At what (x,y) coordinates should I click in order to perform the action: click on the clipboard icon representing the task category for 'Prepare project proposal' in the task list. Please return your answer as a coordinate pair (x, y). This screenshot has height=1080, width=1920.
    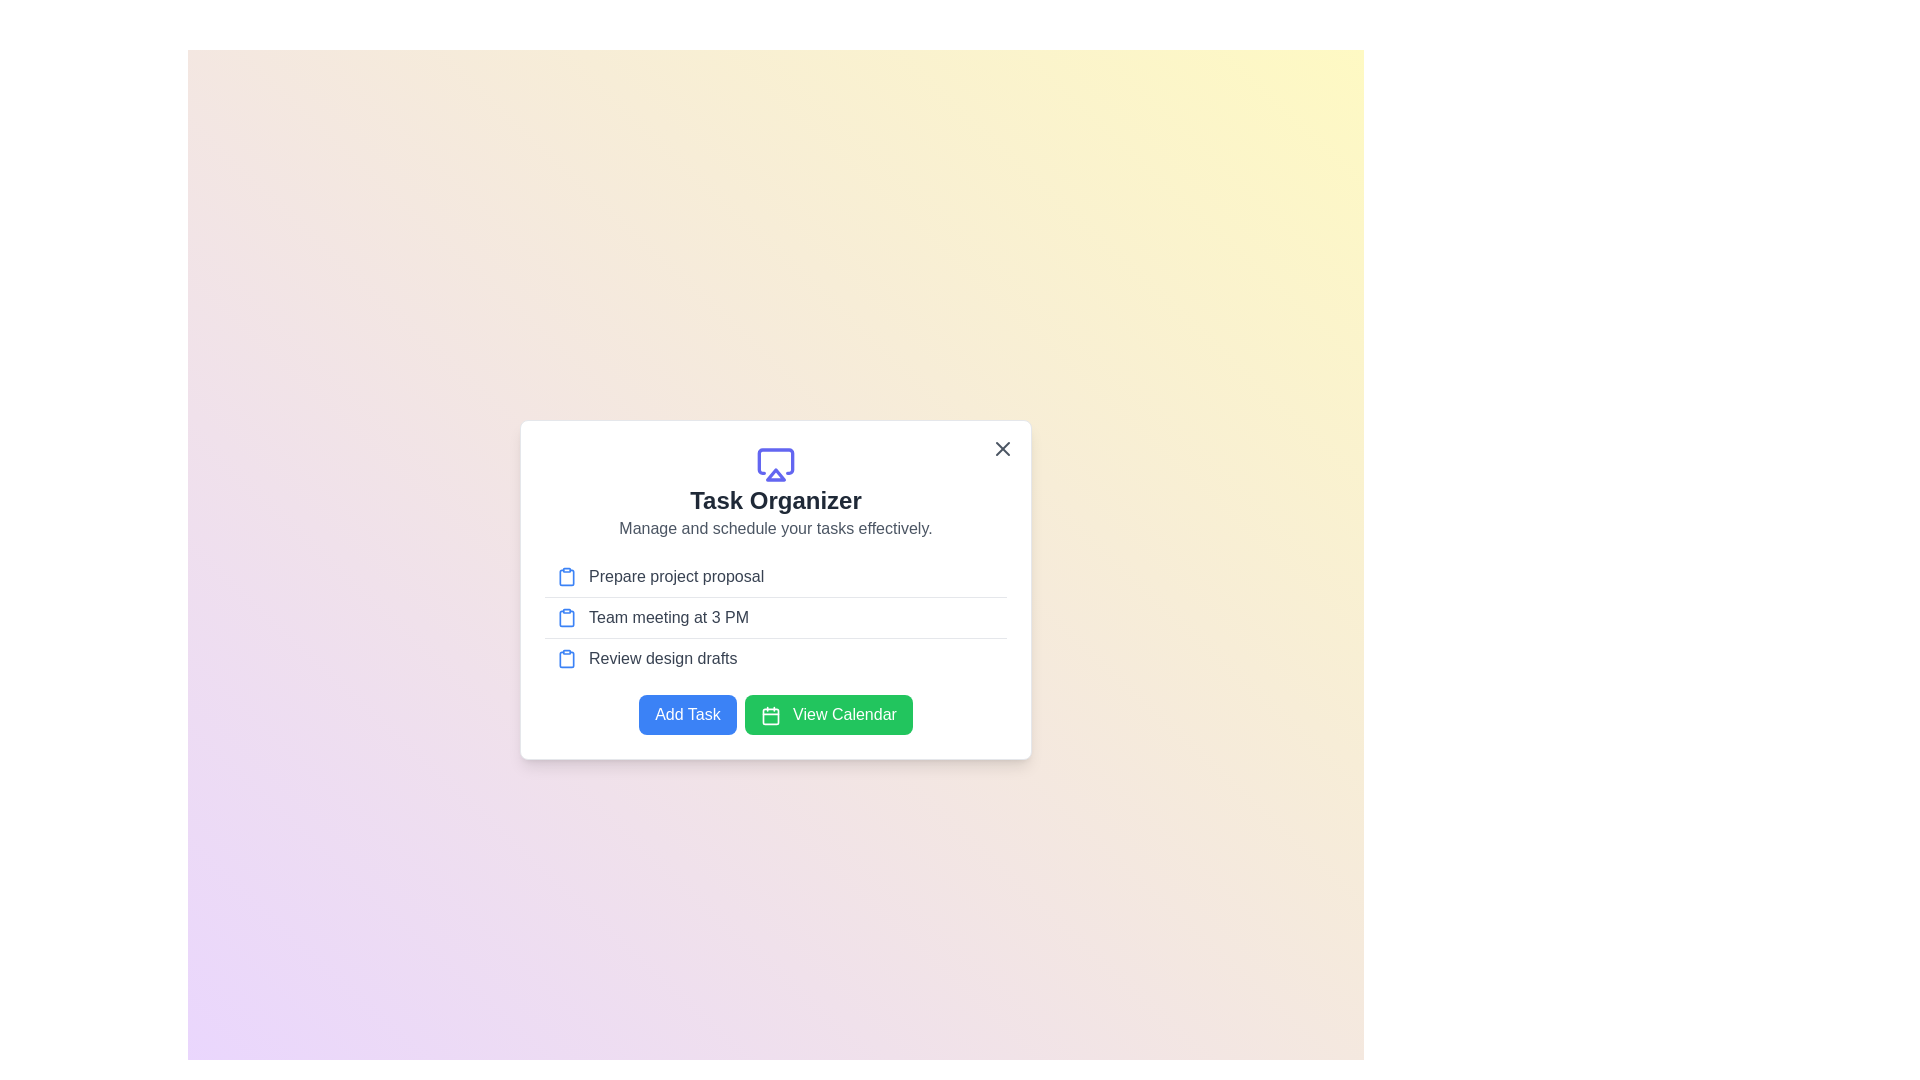
    Looking at the image, I should click on (565, 577).